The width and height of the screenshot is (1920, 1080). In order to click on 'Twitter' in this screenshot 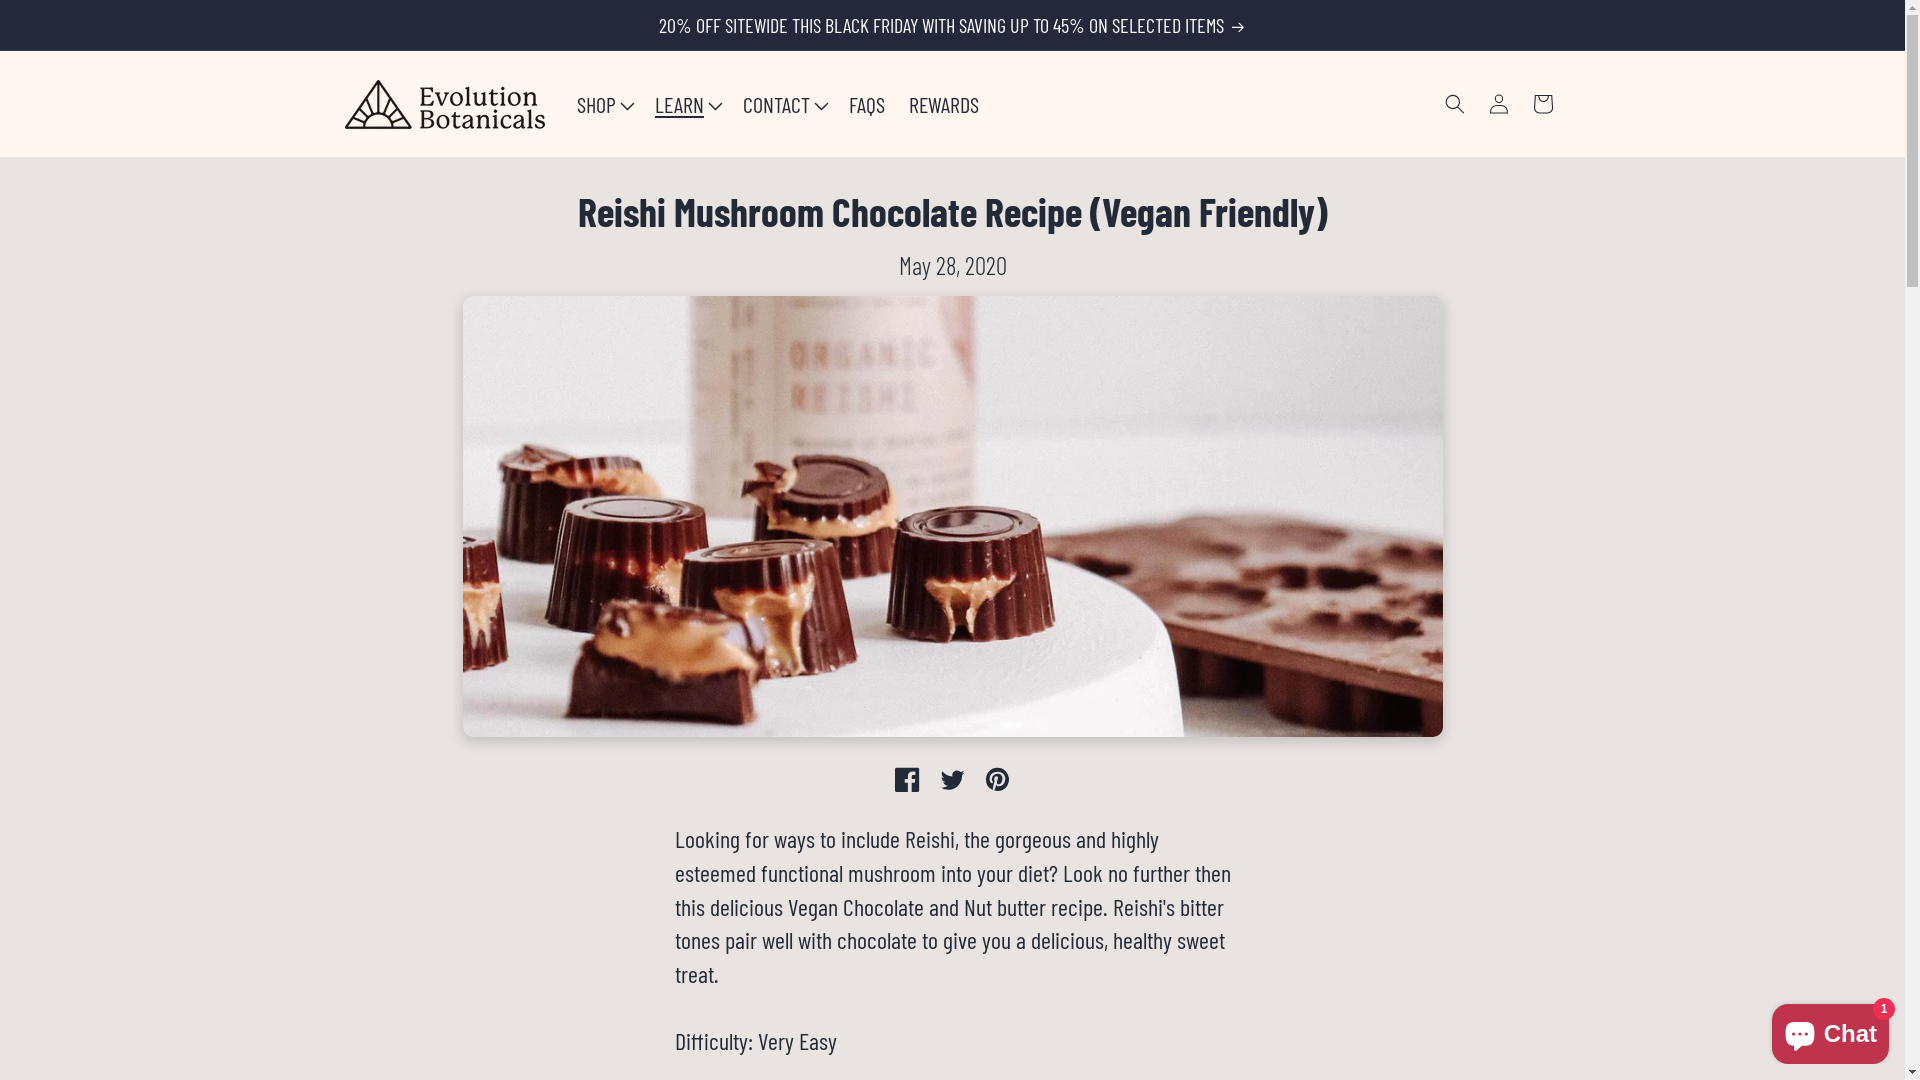, I will do `click(951, 778)`.